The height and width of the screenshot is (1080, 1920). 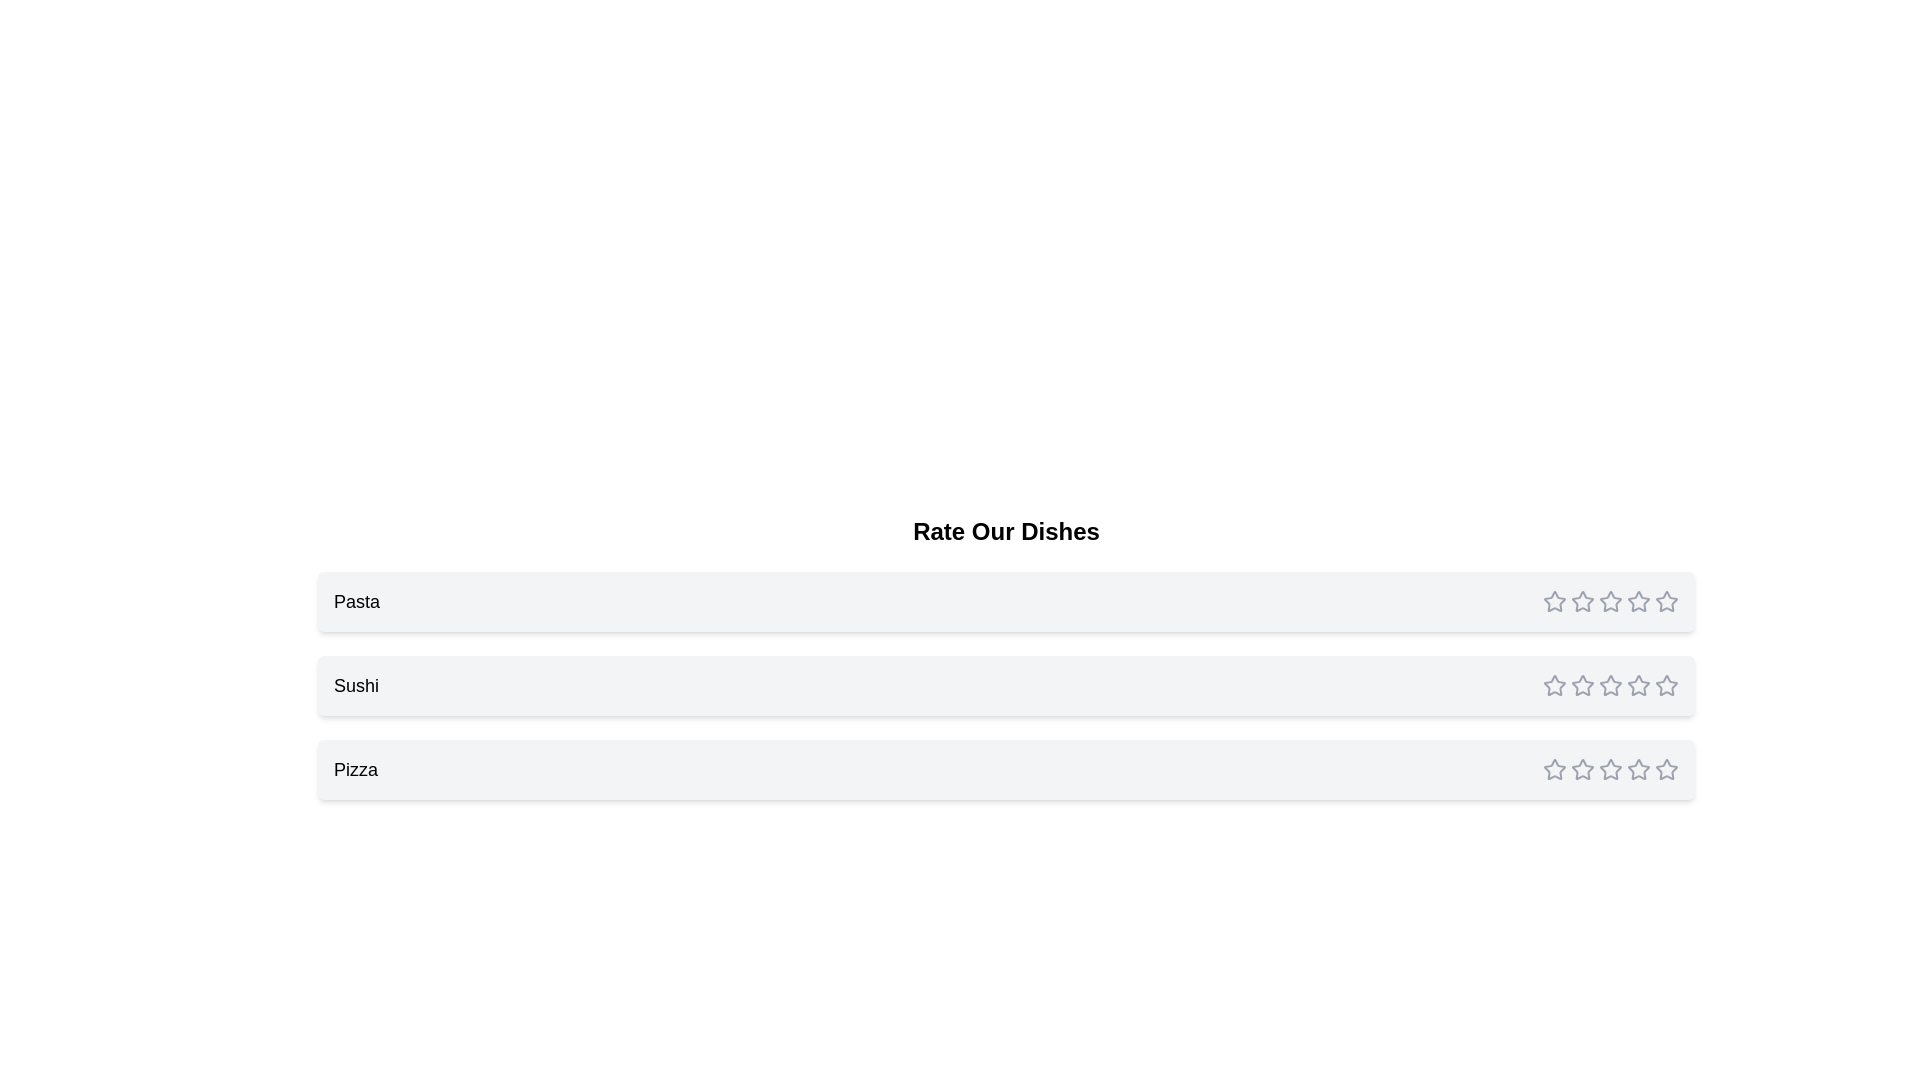 I want to click on the sixth rating star for the item 'Sushi', so click(x=1638, y=600).